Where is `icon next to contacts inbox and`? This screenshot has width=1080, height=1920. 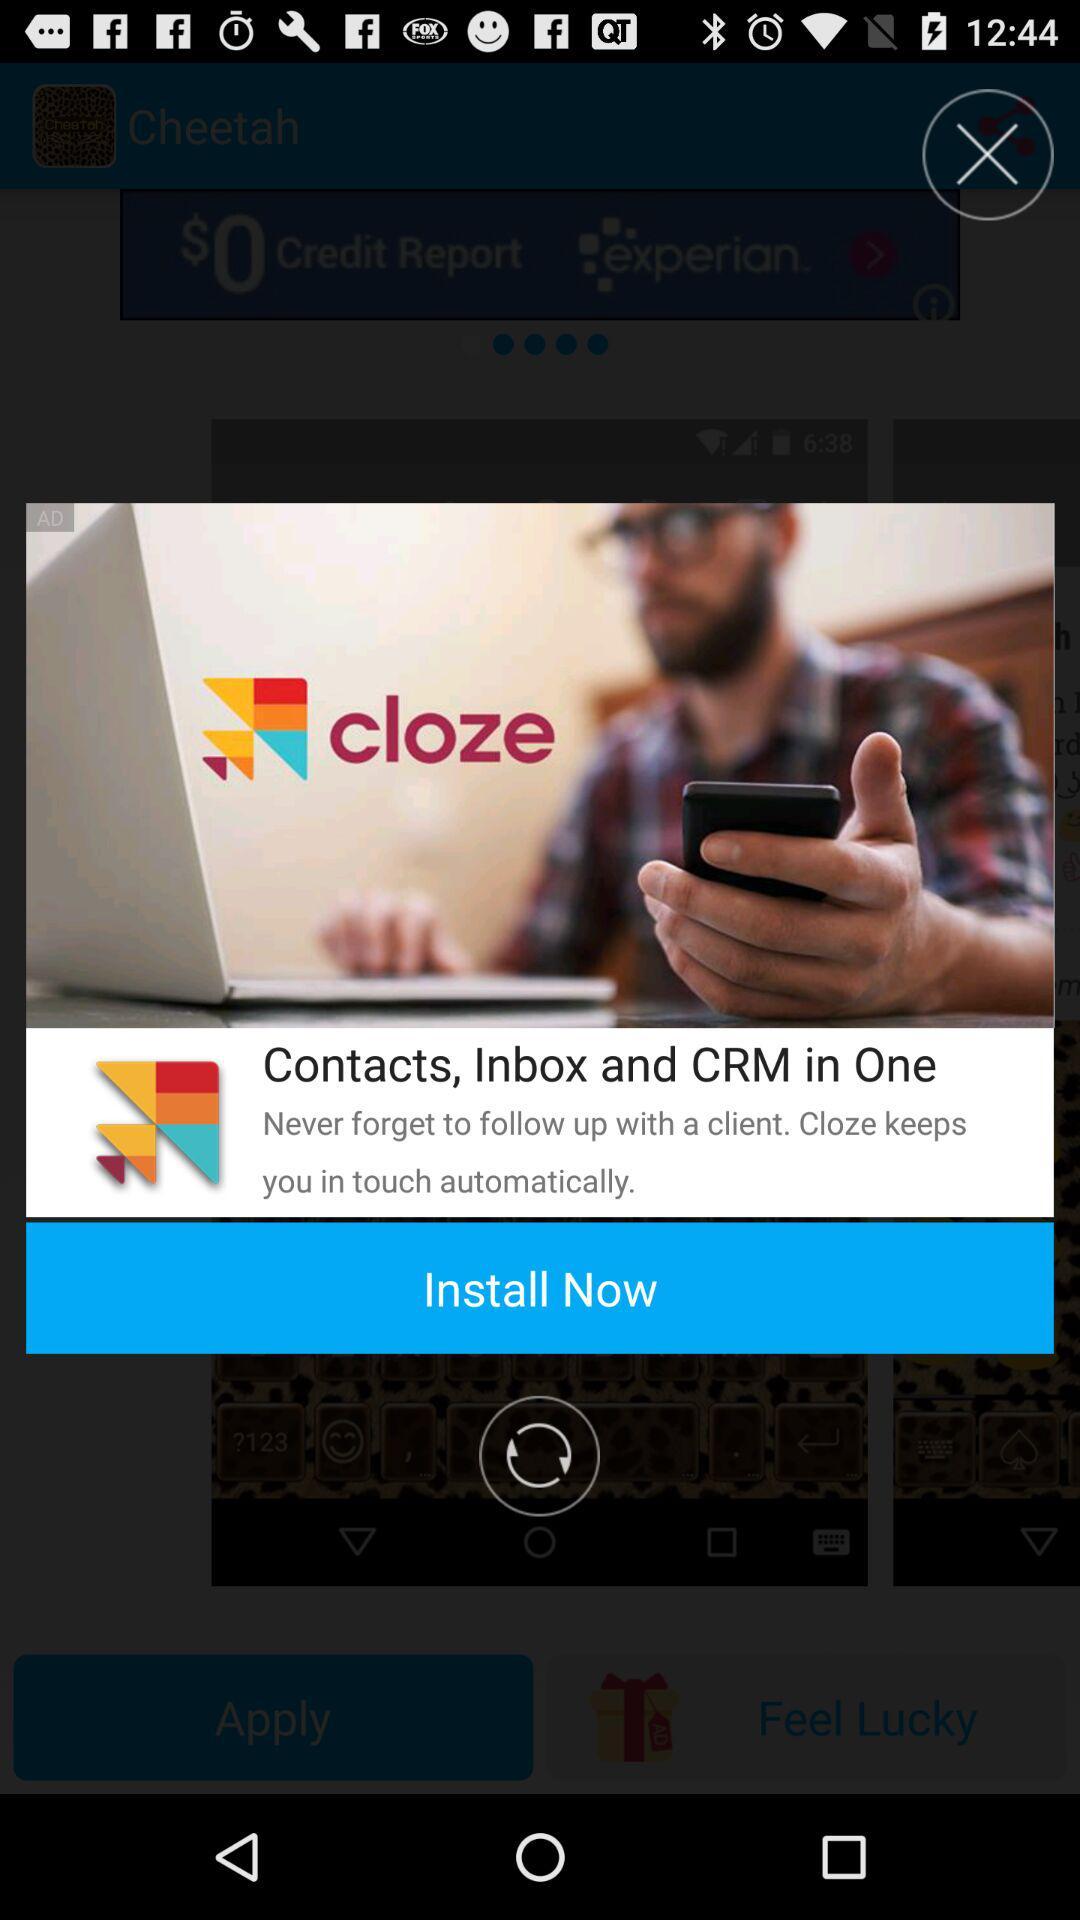
icon next to contacts inbox and is located at coordinates (156, 1122).